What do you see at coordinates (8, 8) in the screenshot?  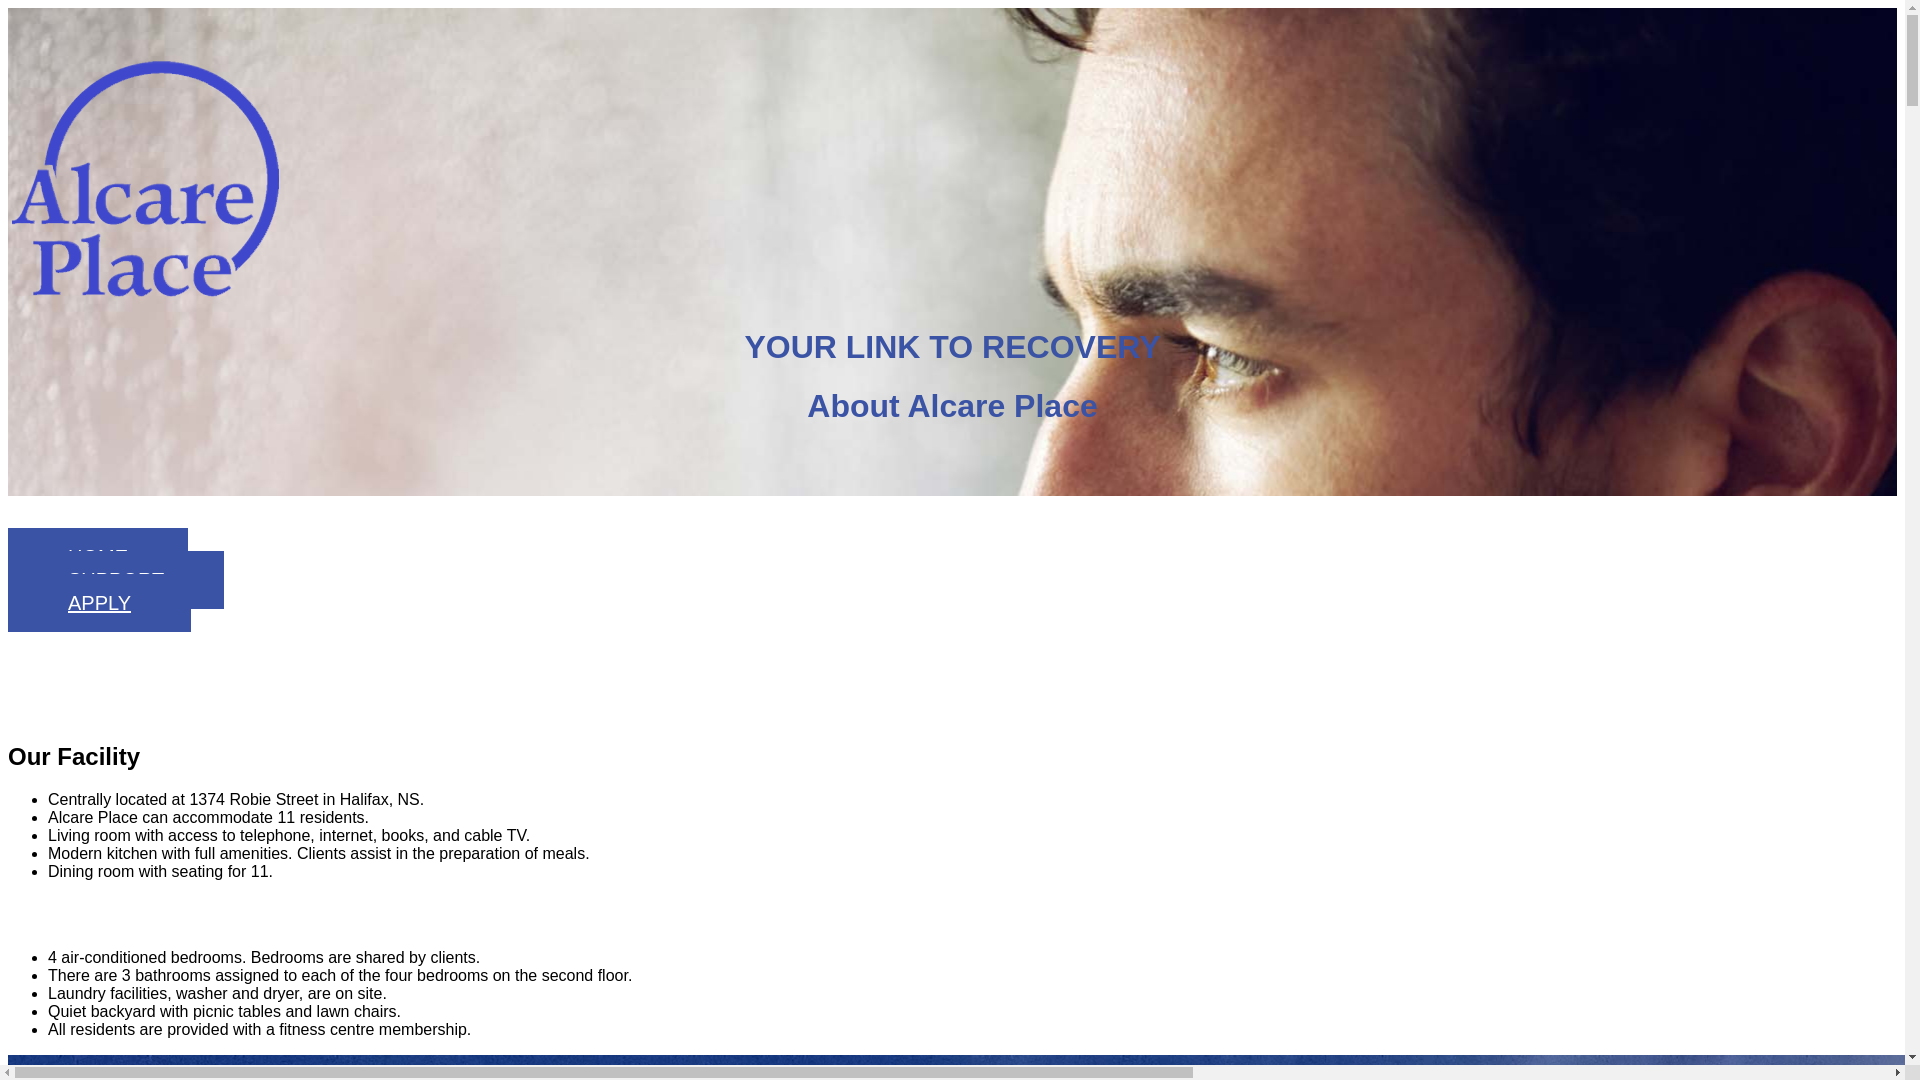 I see `'Skip to main content'` at bounding box center [8, 8].